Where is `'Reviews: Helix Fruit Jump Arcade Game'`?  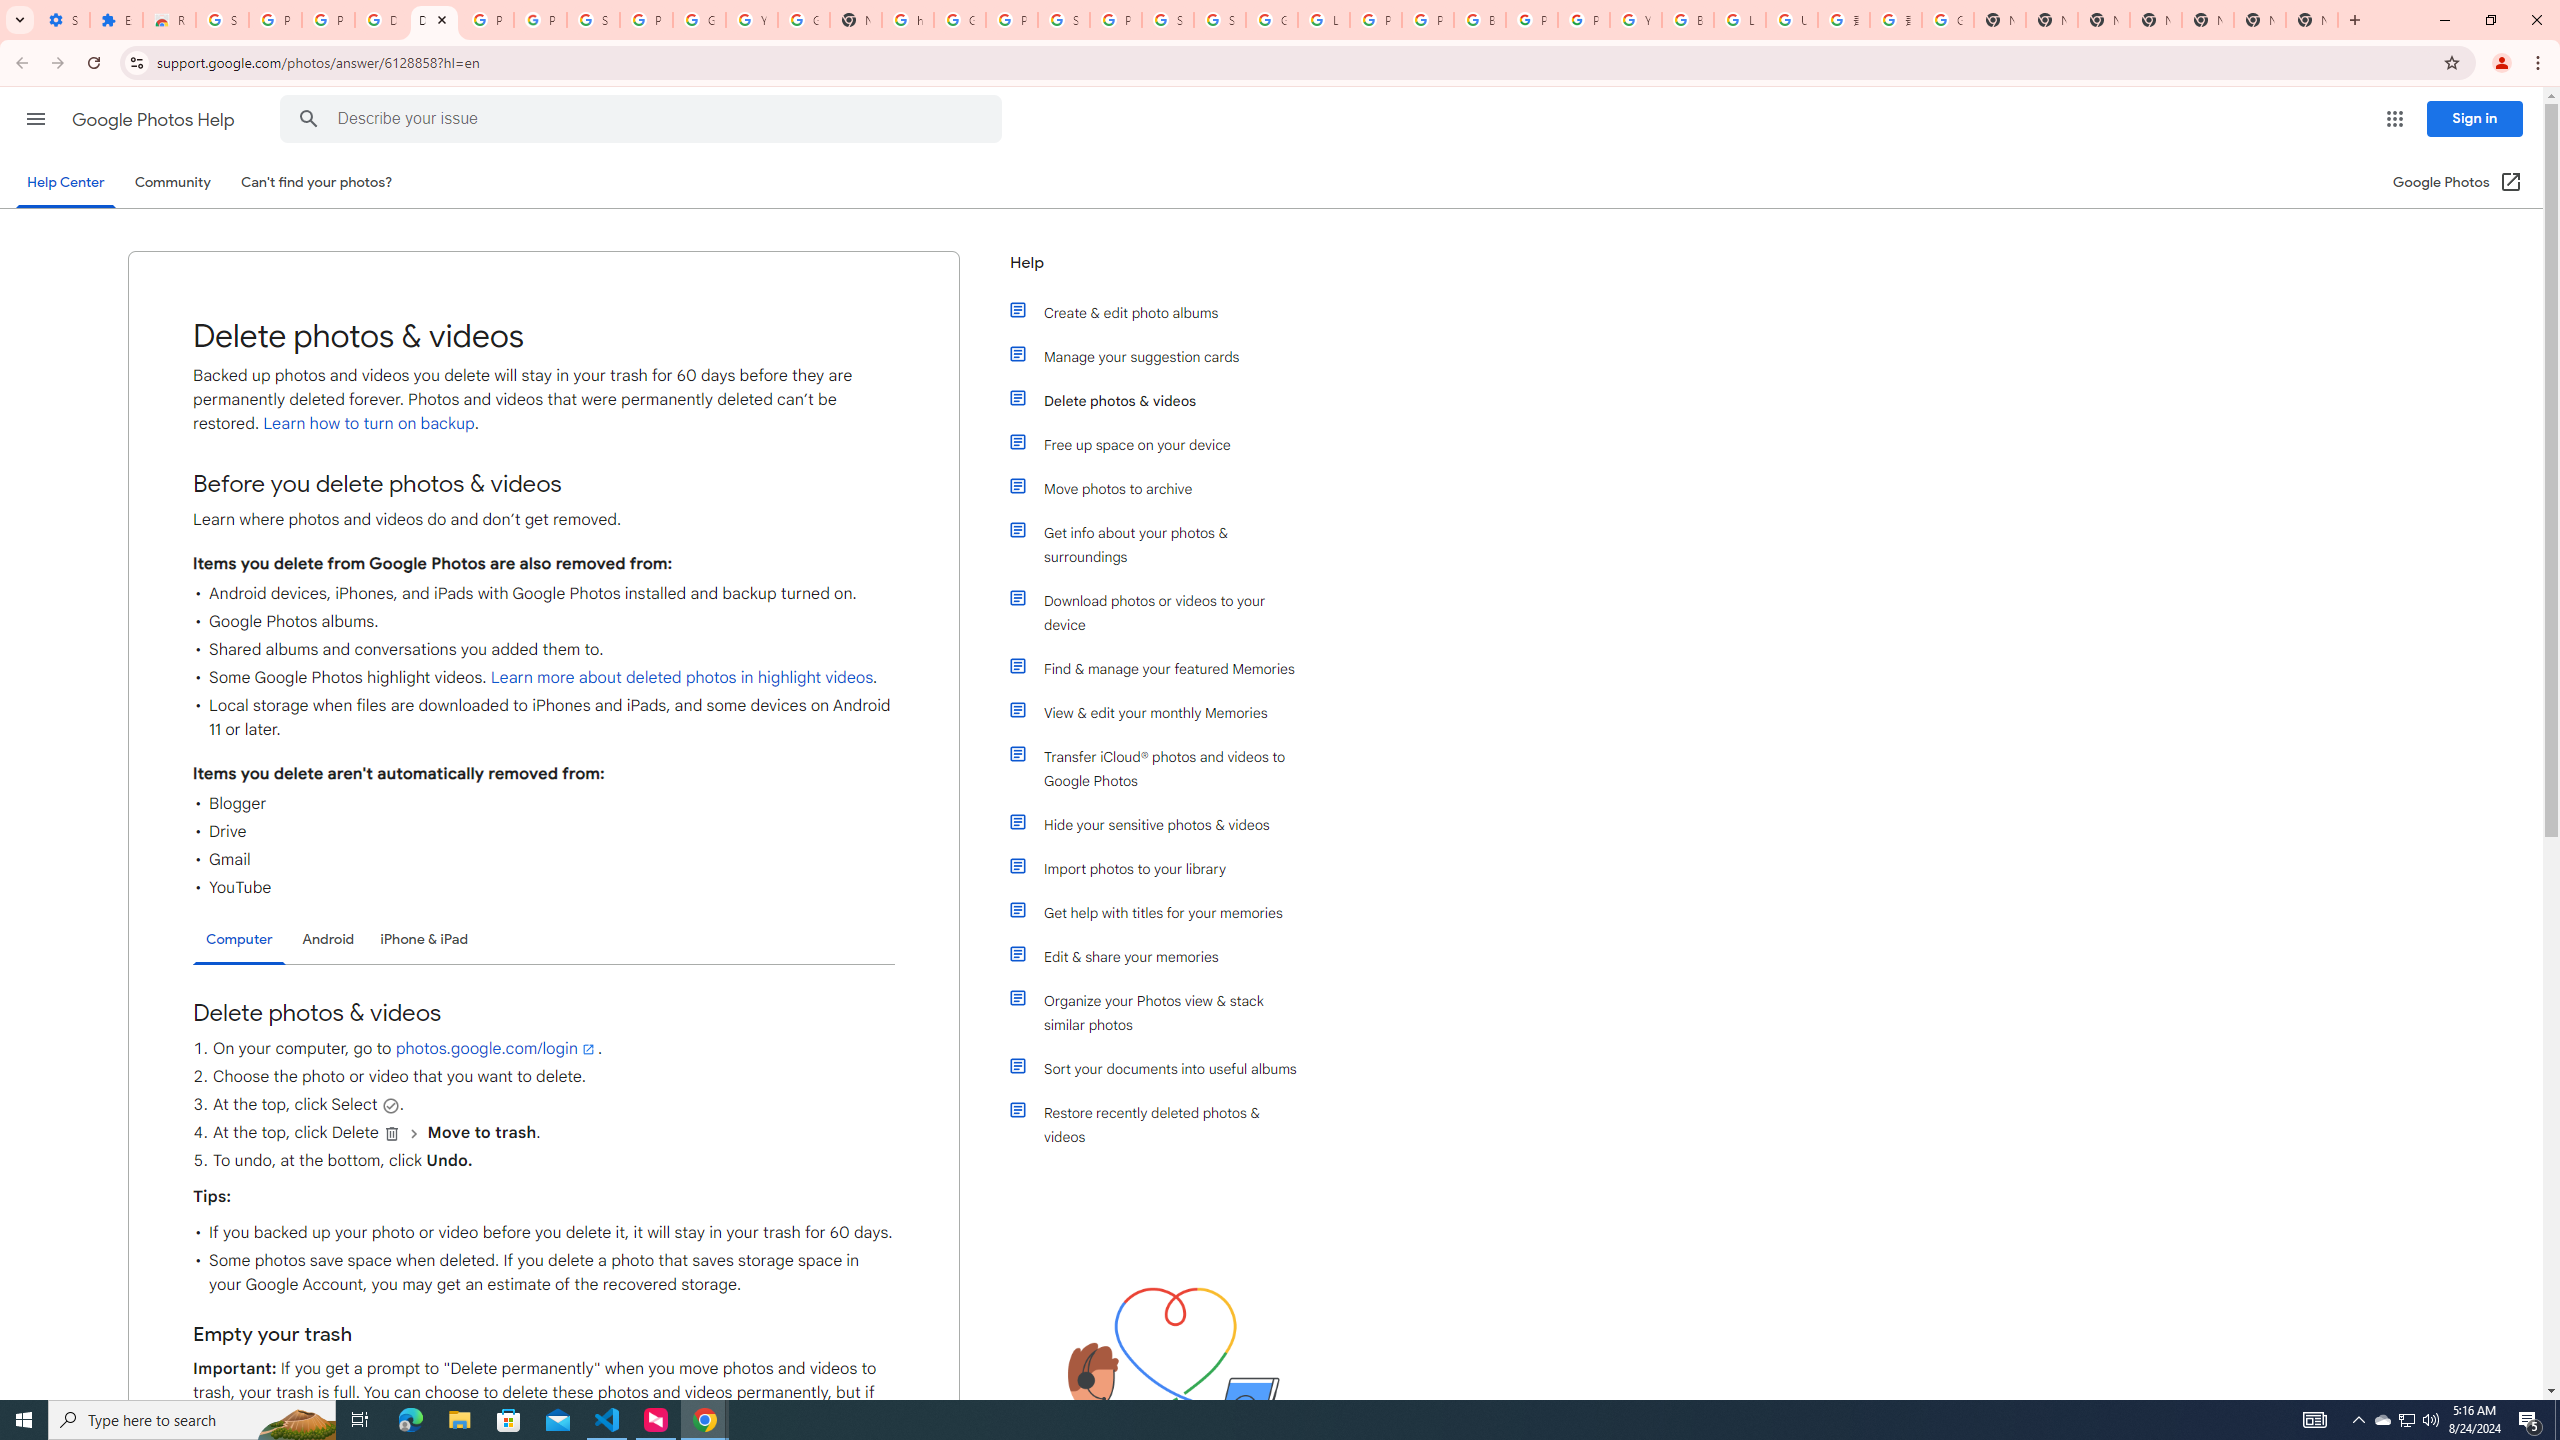 'Reviews: Helix Fruit Jump Arcade Game' is located at coordinates (167, 19).